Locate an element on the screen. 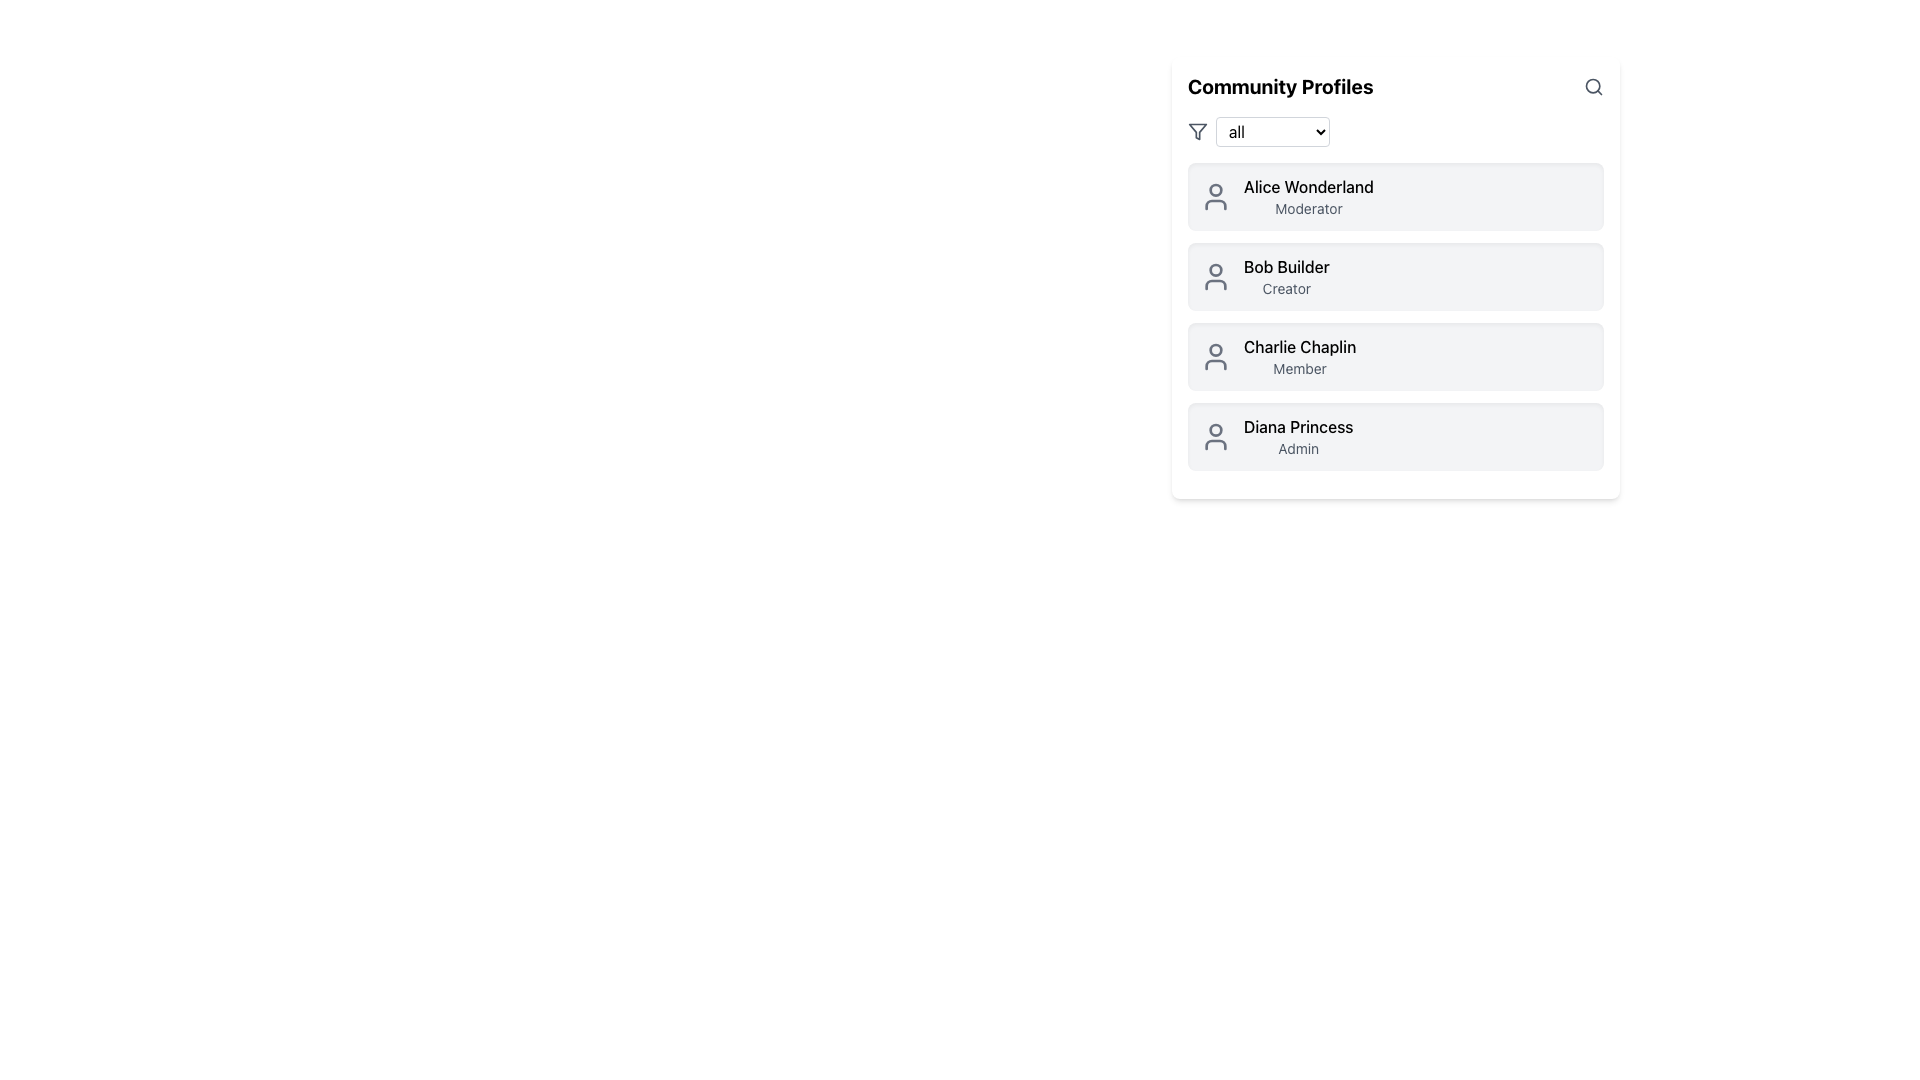 The width and height of the screenshot is (1920, 1080). the profile entry for 'Bob Builder' in the list is located at coordinates (1395, 277).